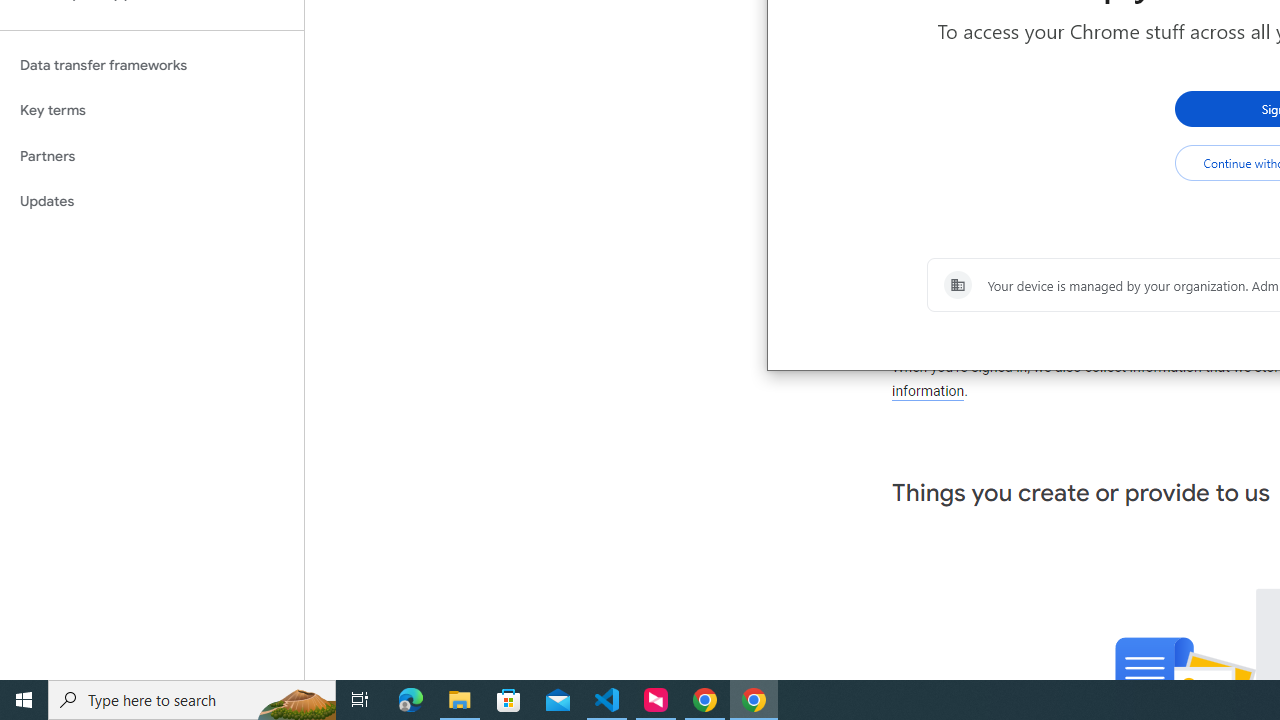 The height and width of the screenshot is (720, 1280). What do you see at coordinates (606, 698) in the screenshot?
I see `'Visual Studio Code - 1 running window'` at bounding box center [606, 698].